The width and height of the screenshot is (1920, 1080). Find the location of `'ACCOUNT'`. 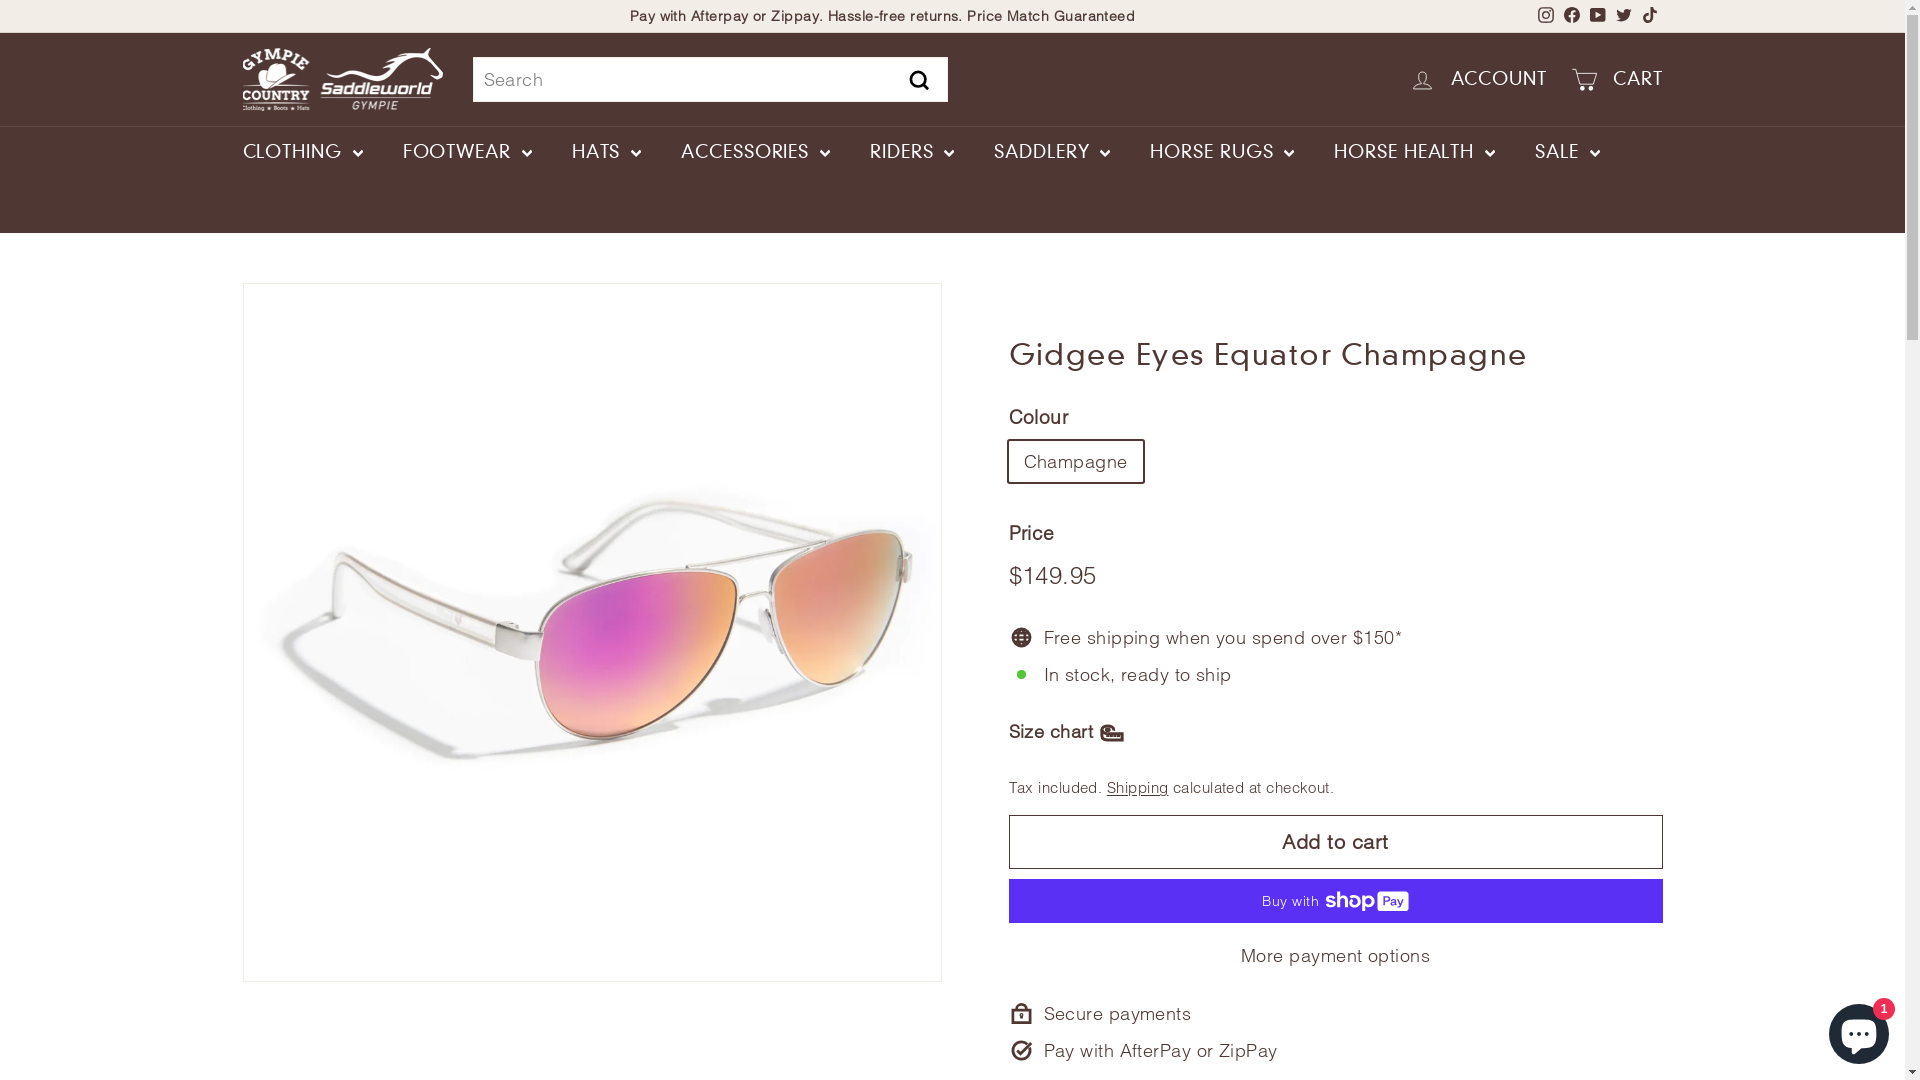

'ACCOUNT' is located at coordinates (1478, 78).